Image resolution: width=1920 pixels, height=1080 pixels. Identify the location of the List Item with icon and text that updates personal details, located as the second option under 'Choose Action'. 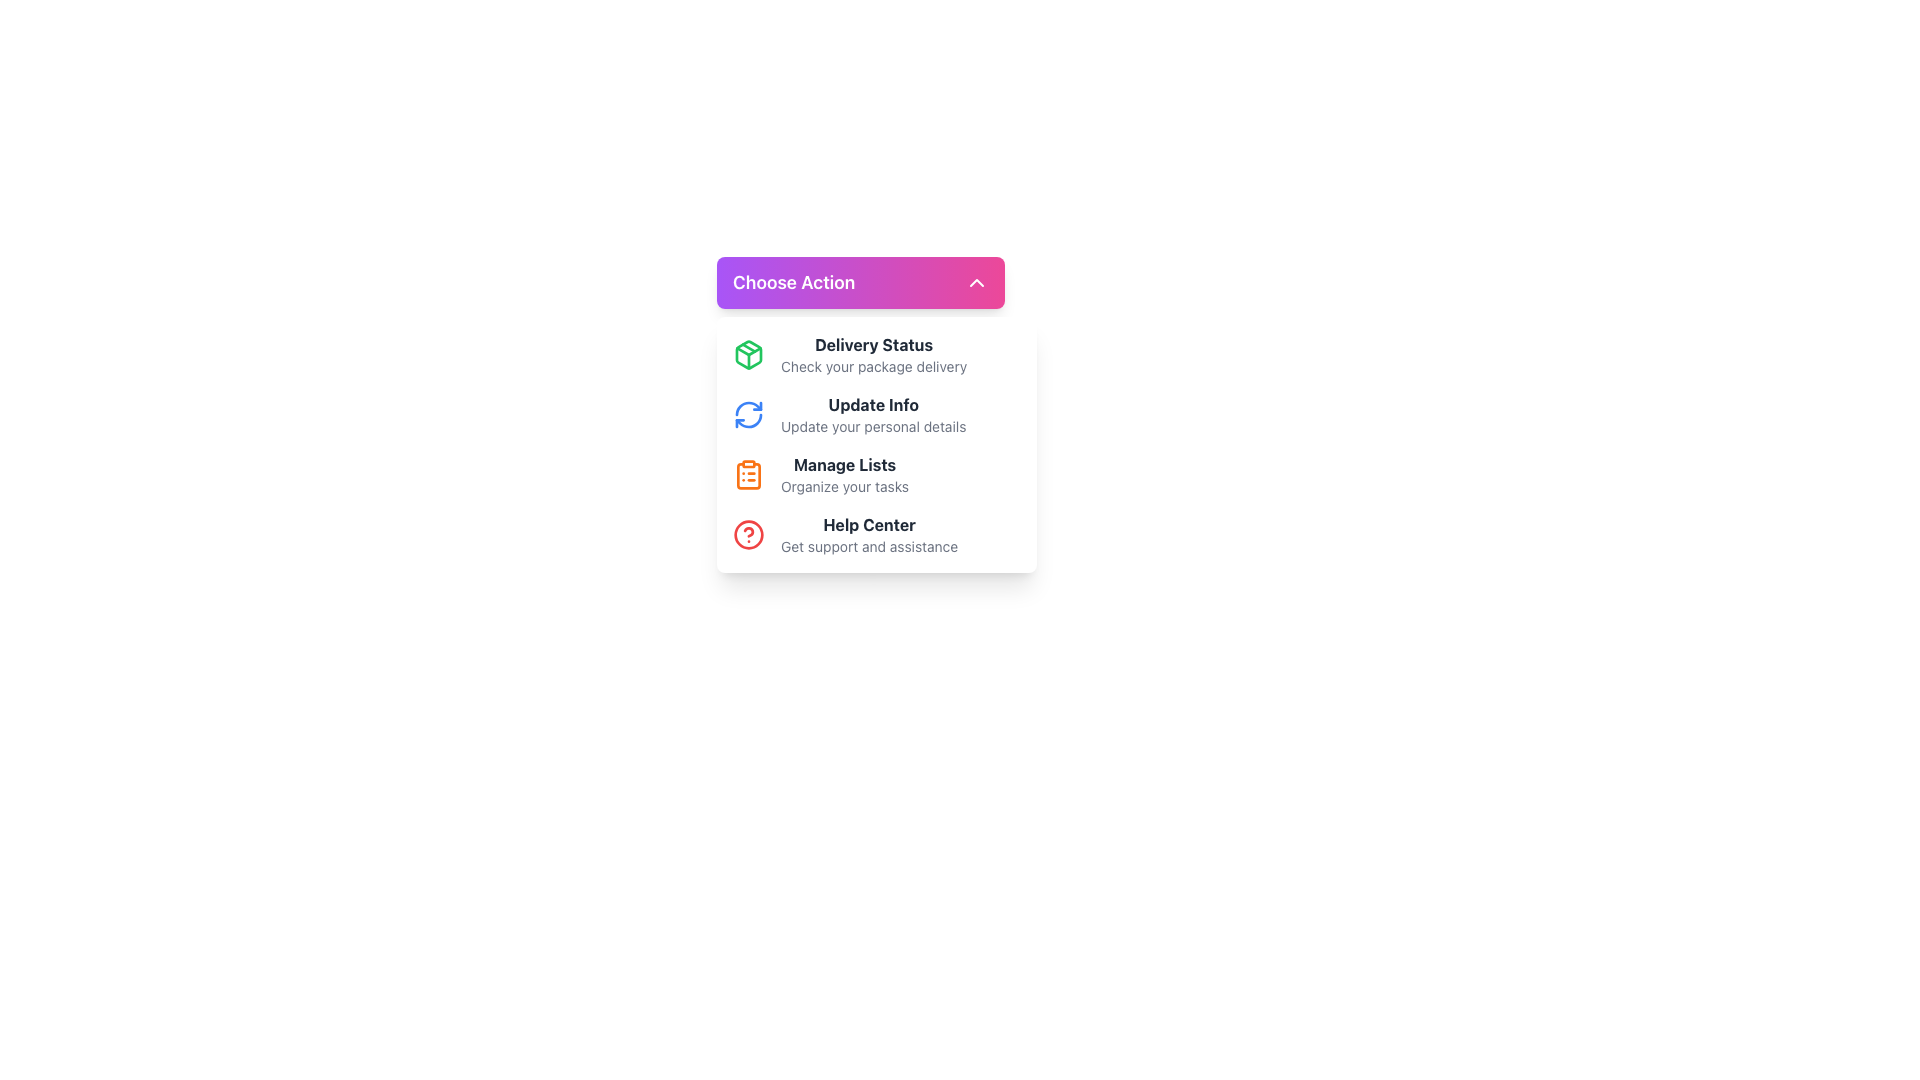
(873, 414).